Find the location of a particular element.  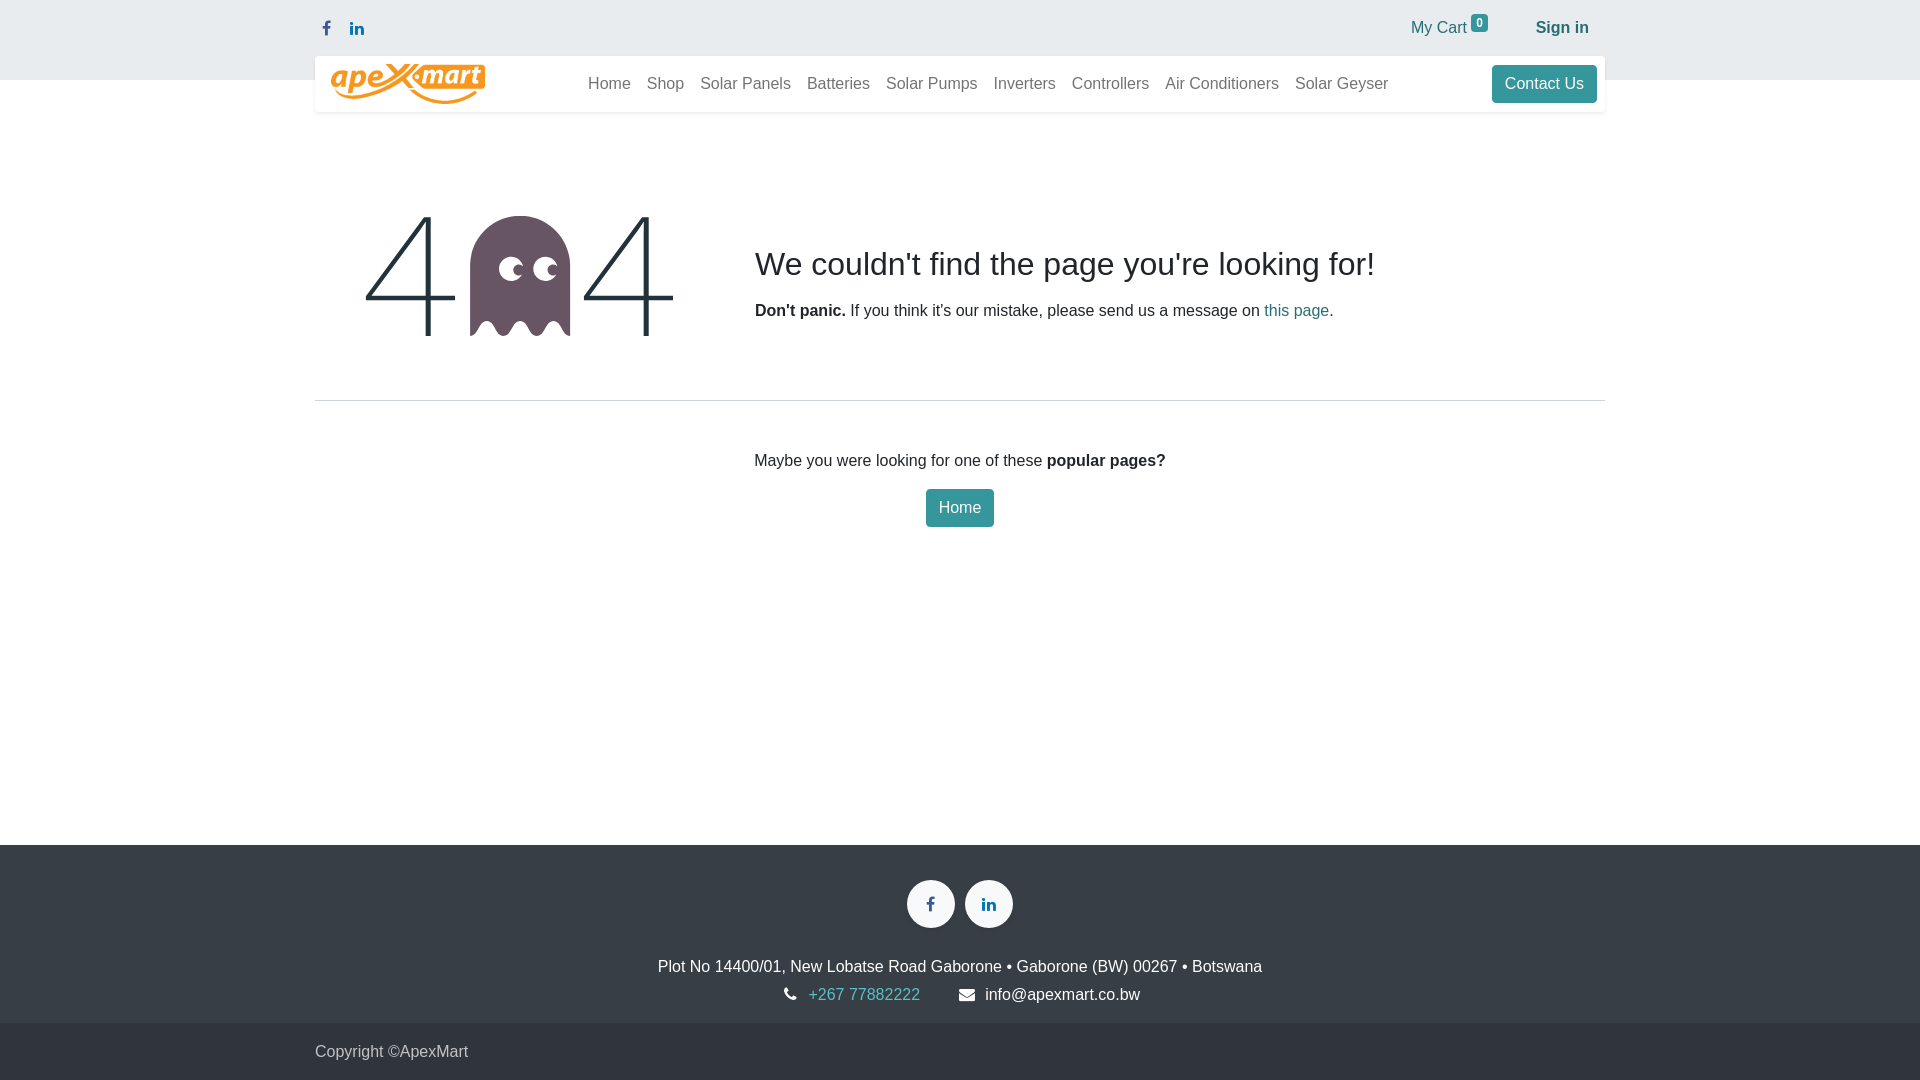

'Air Conditioners' is located at coordinates (1221, 83).